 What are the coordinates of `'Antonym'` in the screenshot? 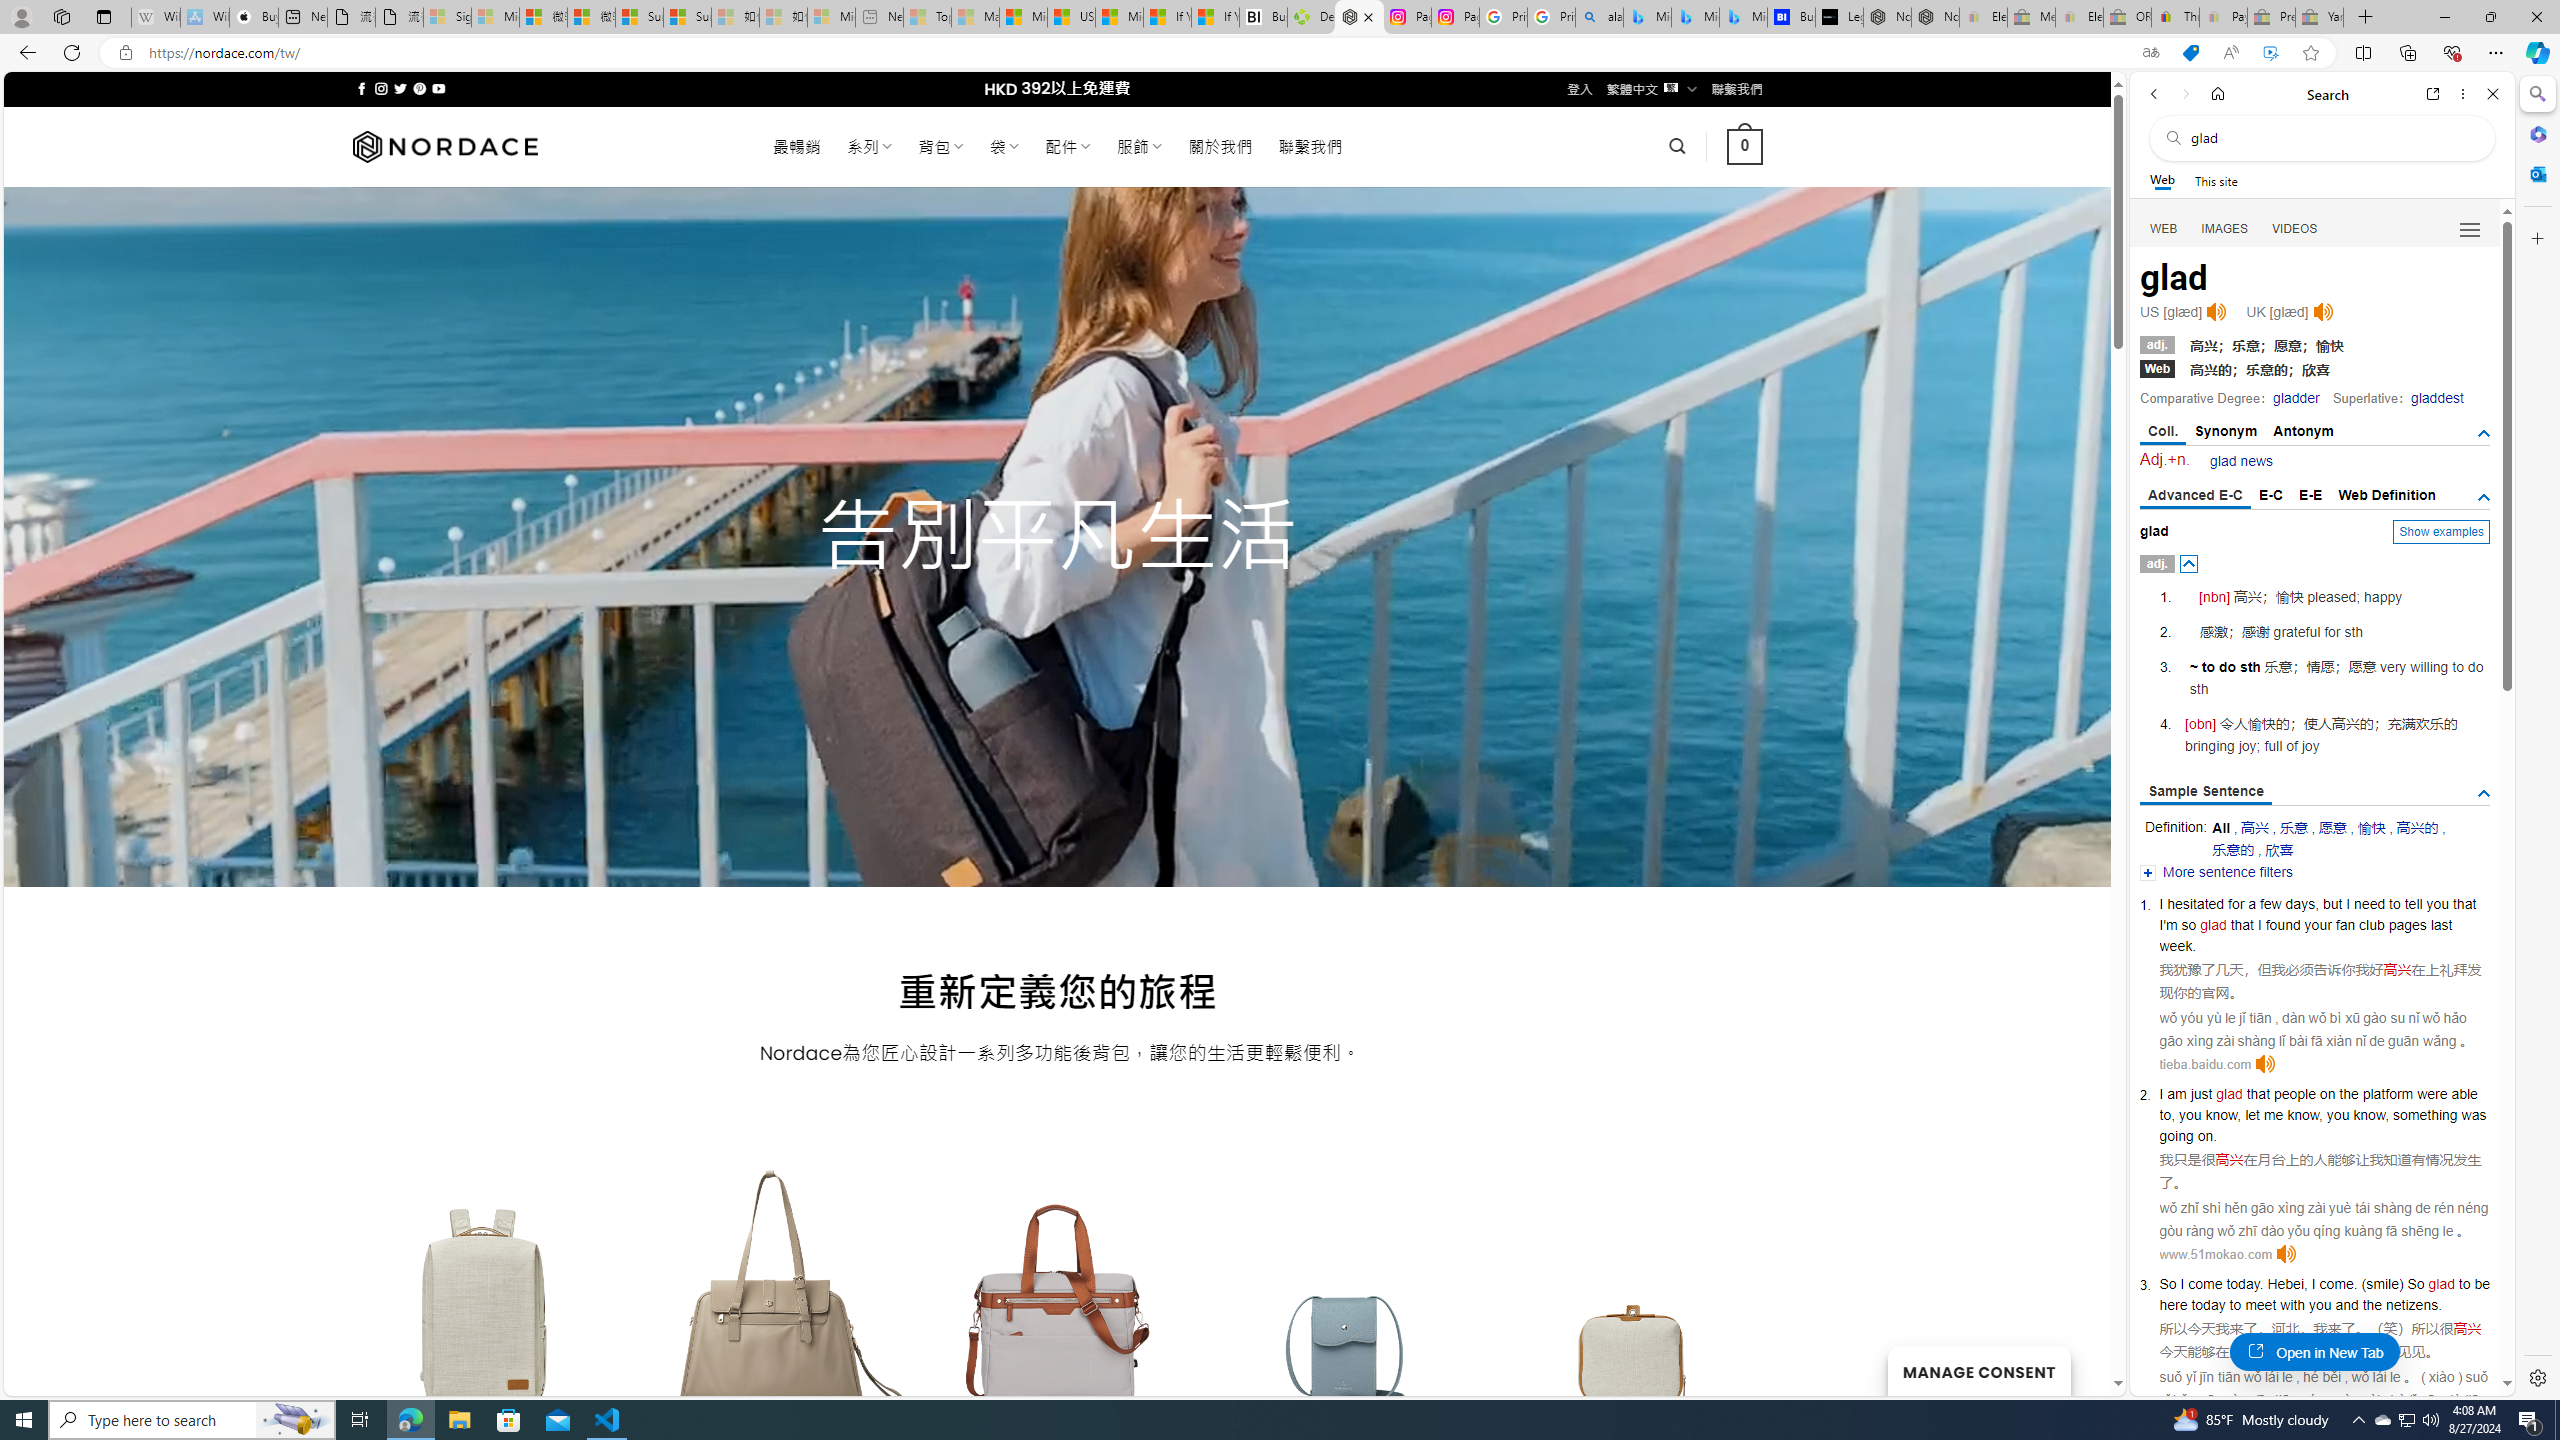 It's located at (2303, 430).